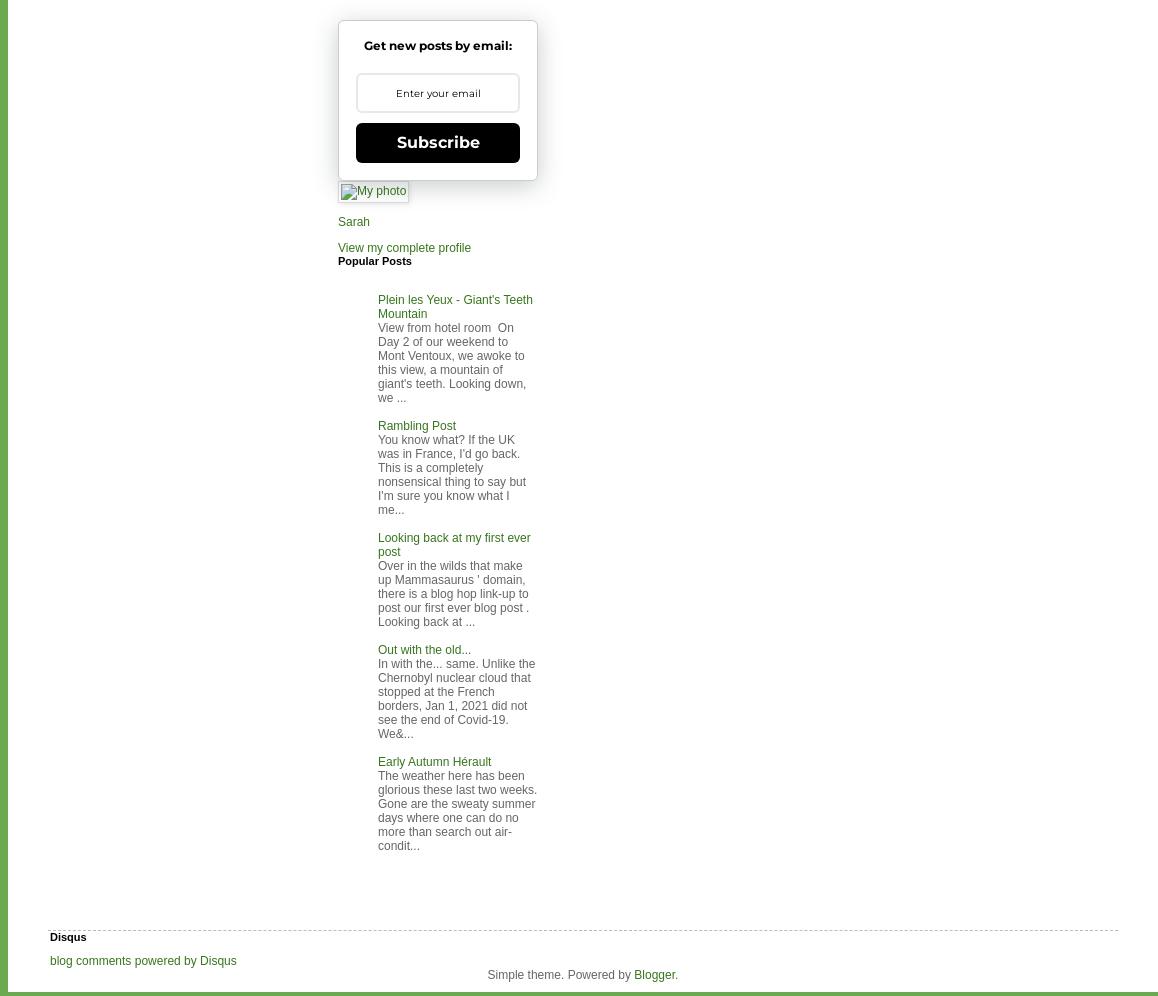 This screenshot has width=1158, height=996. I want to click on 'The weather here has been glorious these last two weeks. Gone are the sweaty summer days where one can do no more than search out air-condit...', so click(376, 810).